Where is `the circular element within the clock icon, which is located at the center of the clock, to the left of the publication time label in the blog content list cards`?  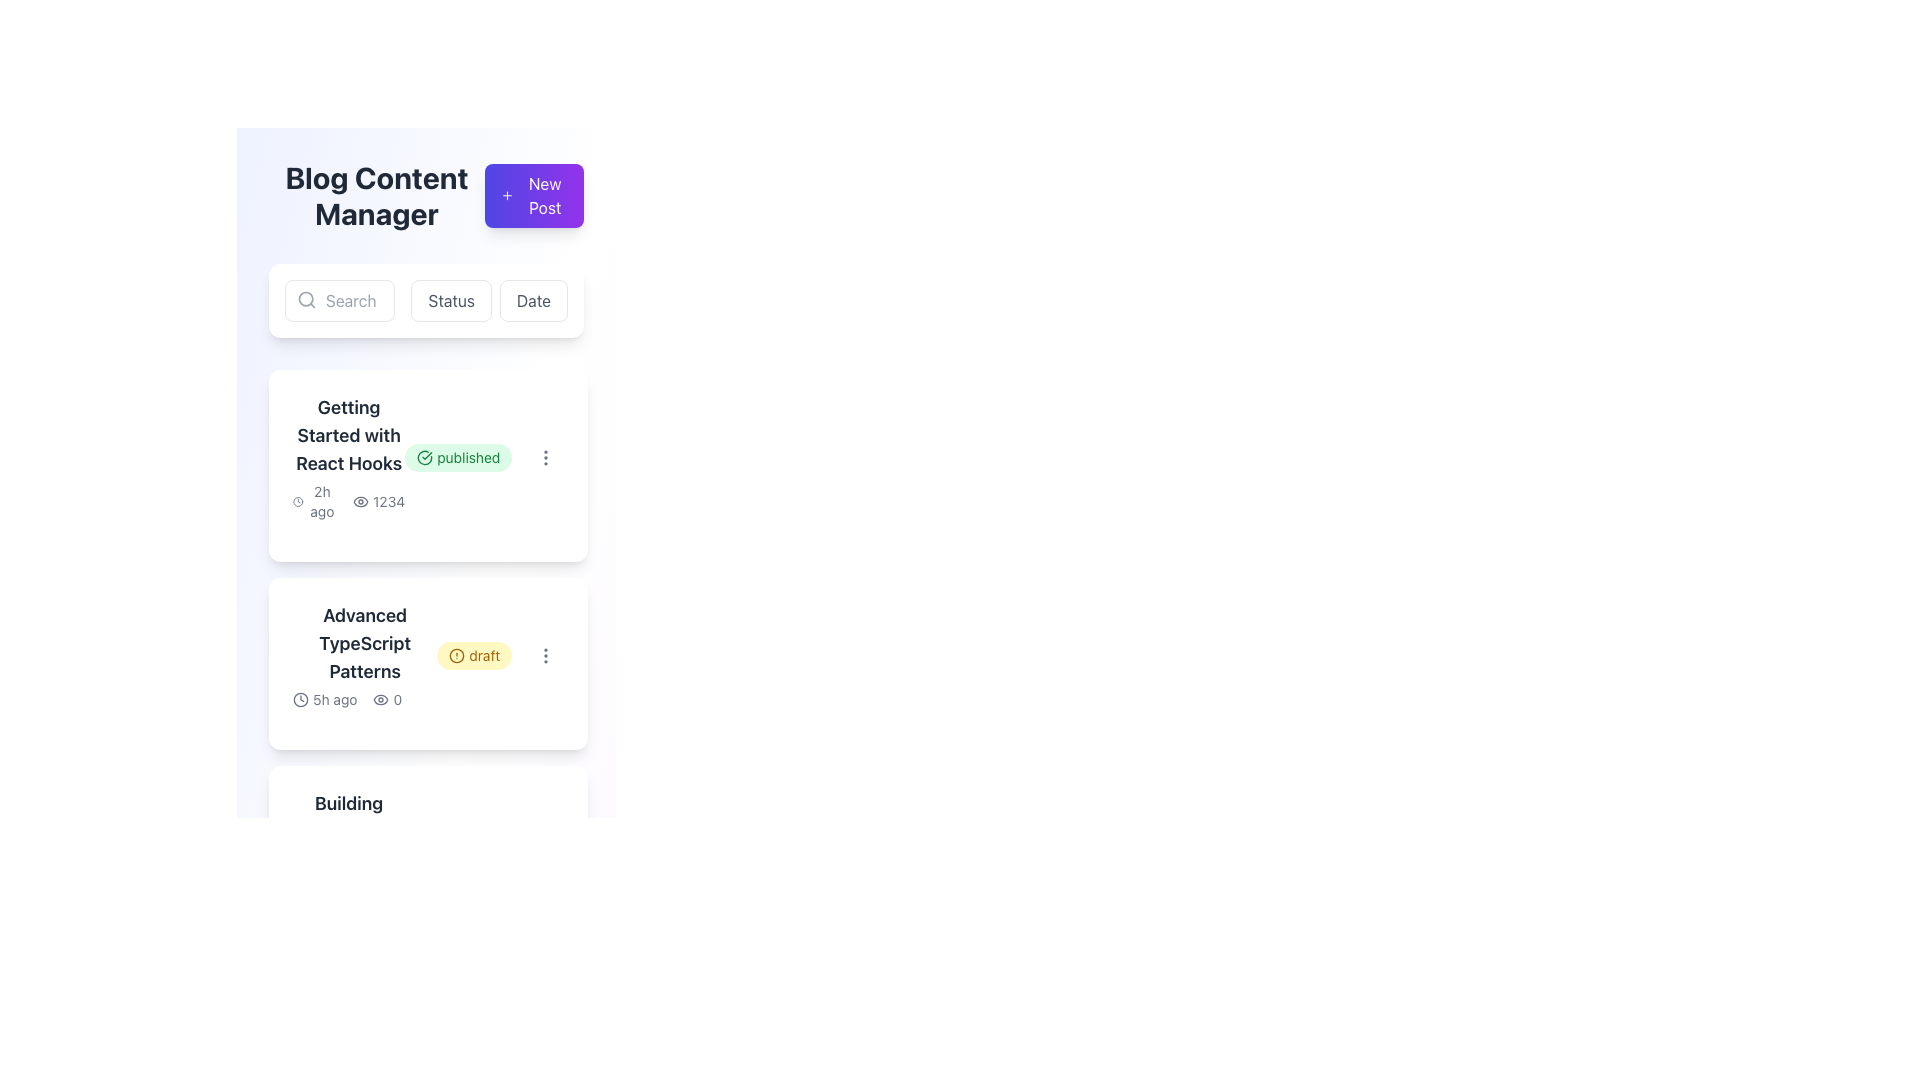
the circular element within the clock icon, which is located at the center of the clock, to the left of the publication time label in the blog content list cards is located at coordinates (300, 698).